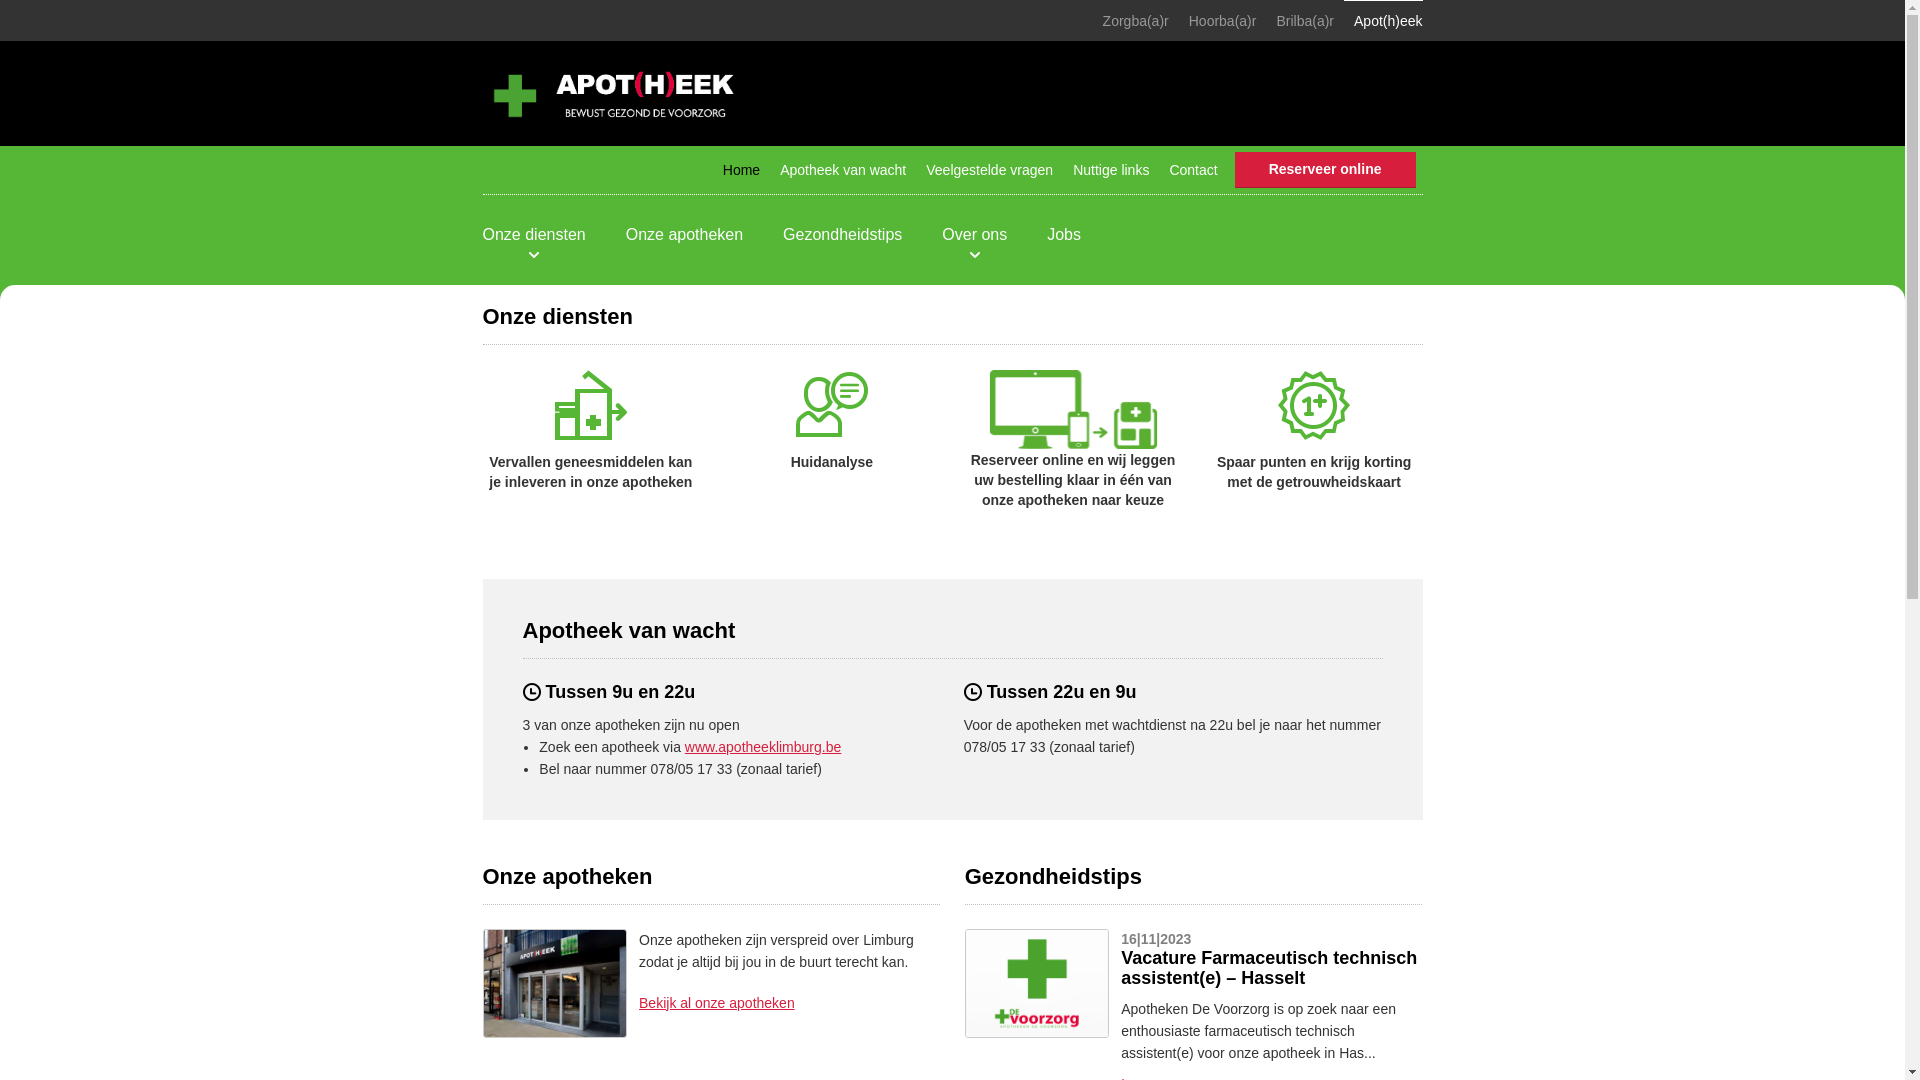  What do you see at coordinates (1092, 20) in the screenshot?
I see `'Zorgba(a)r'` at bounding box center [1092, 20].